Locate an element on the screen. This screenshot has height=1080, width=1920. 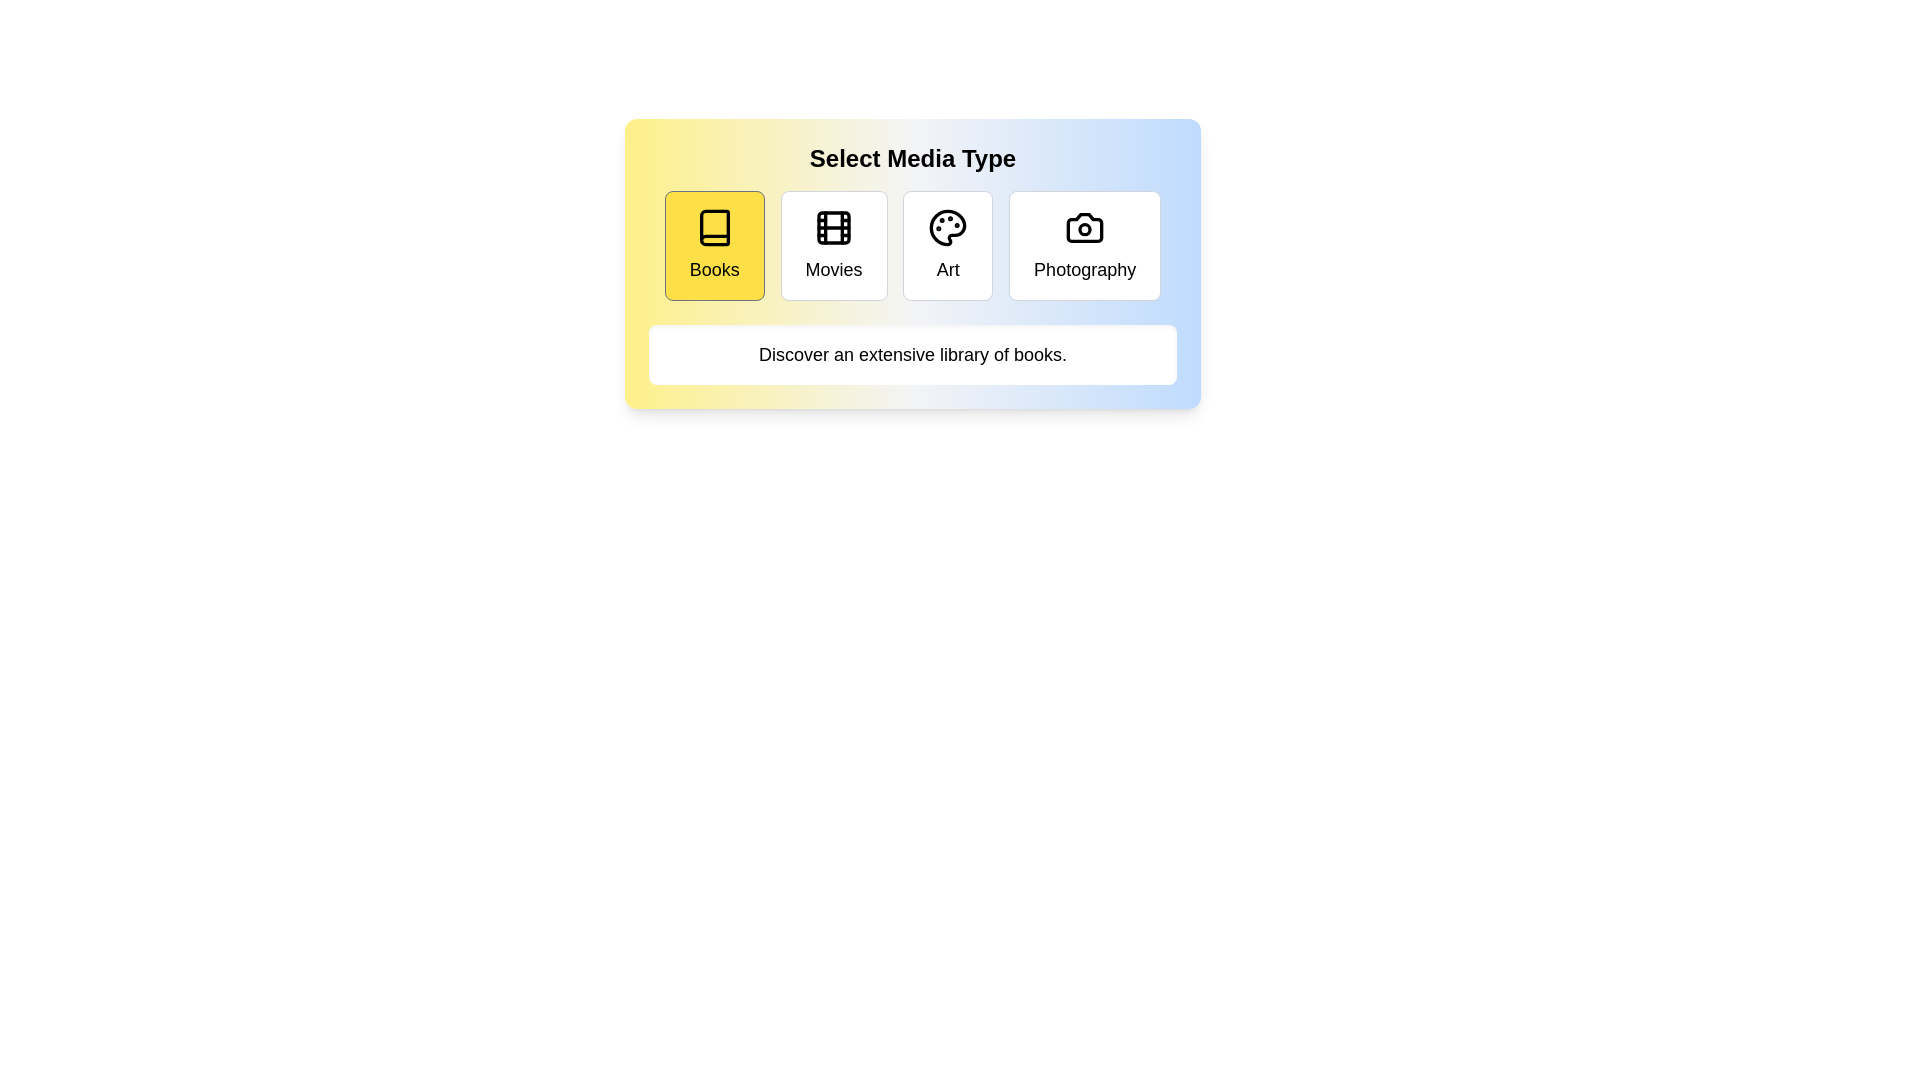
the media type Books by clicking the corresponding button is located at coordinates (714, 245).